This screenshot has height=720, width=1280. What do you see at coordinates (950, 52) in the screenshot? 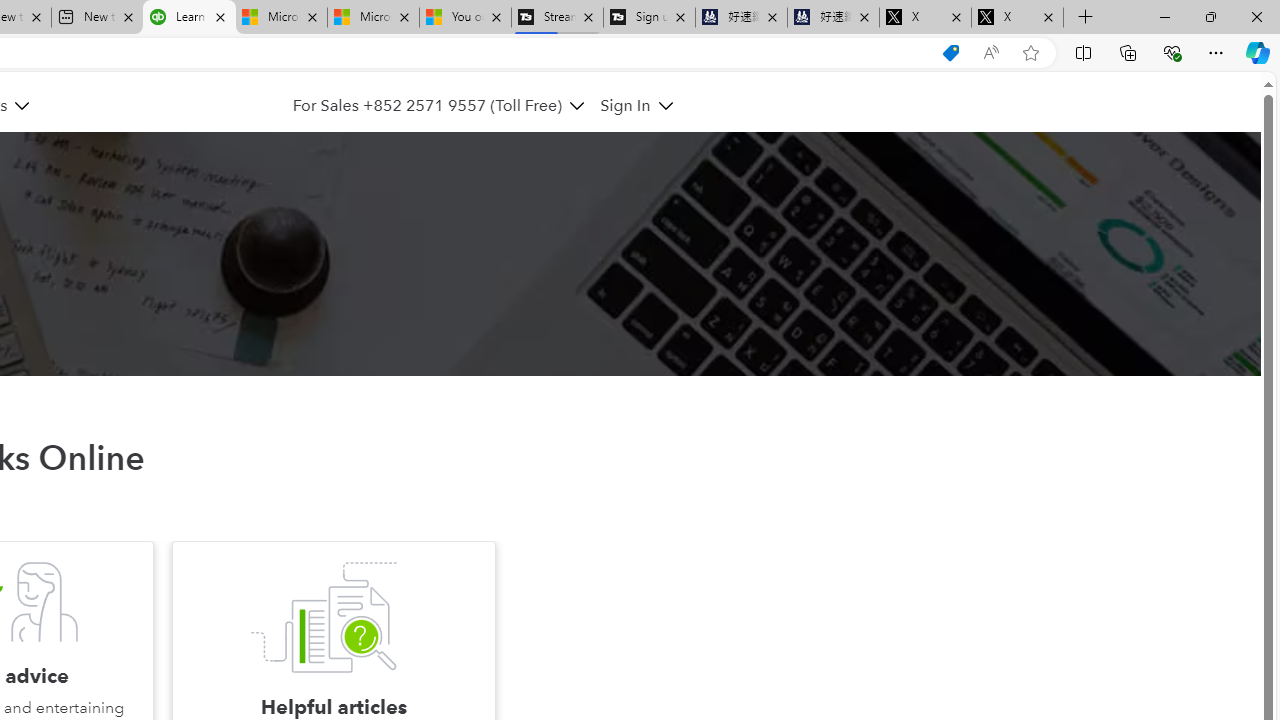
I see `'Shopping in Microsoft Edge'` at bounding box center [950, 52].